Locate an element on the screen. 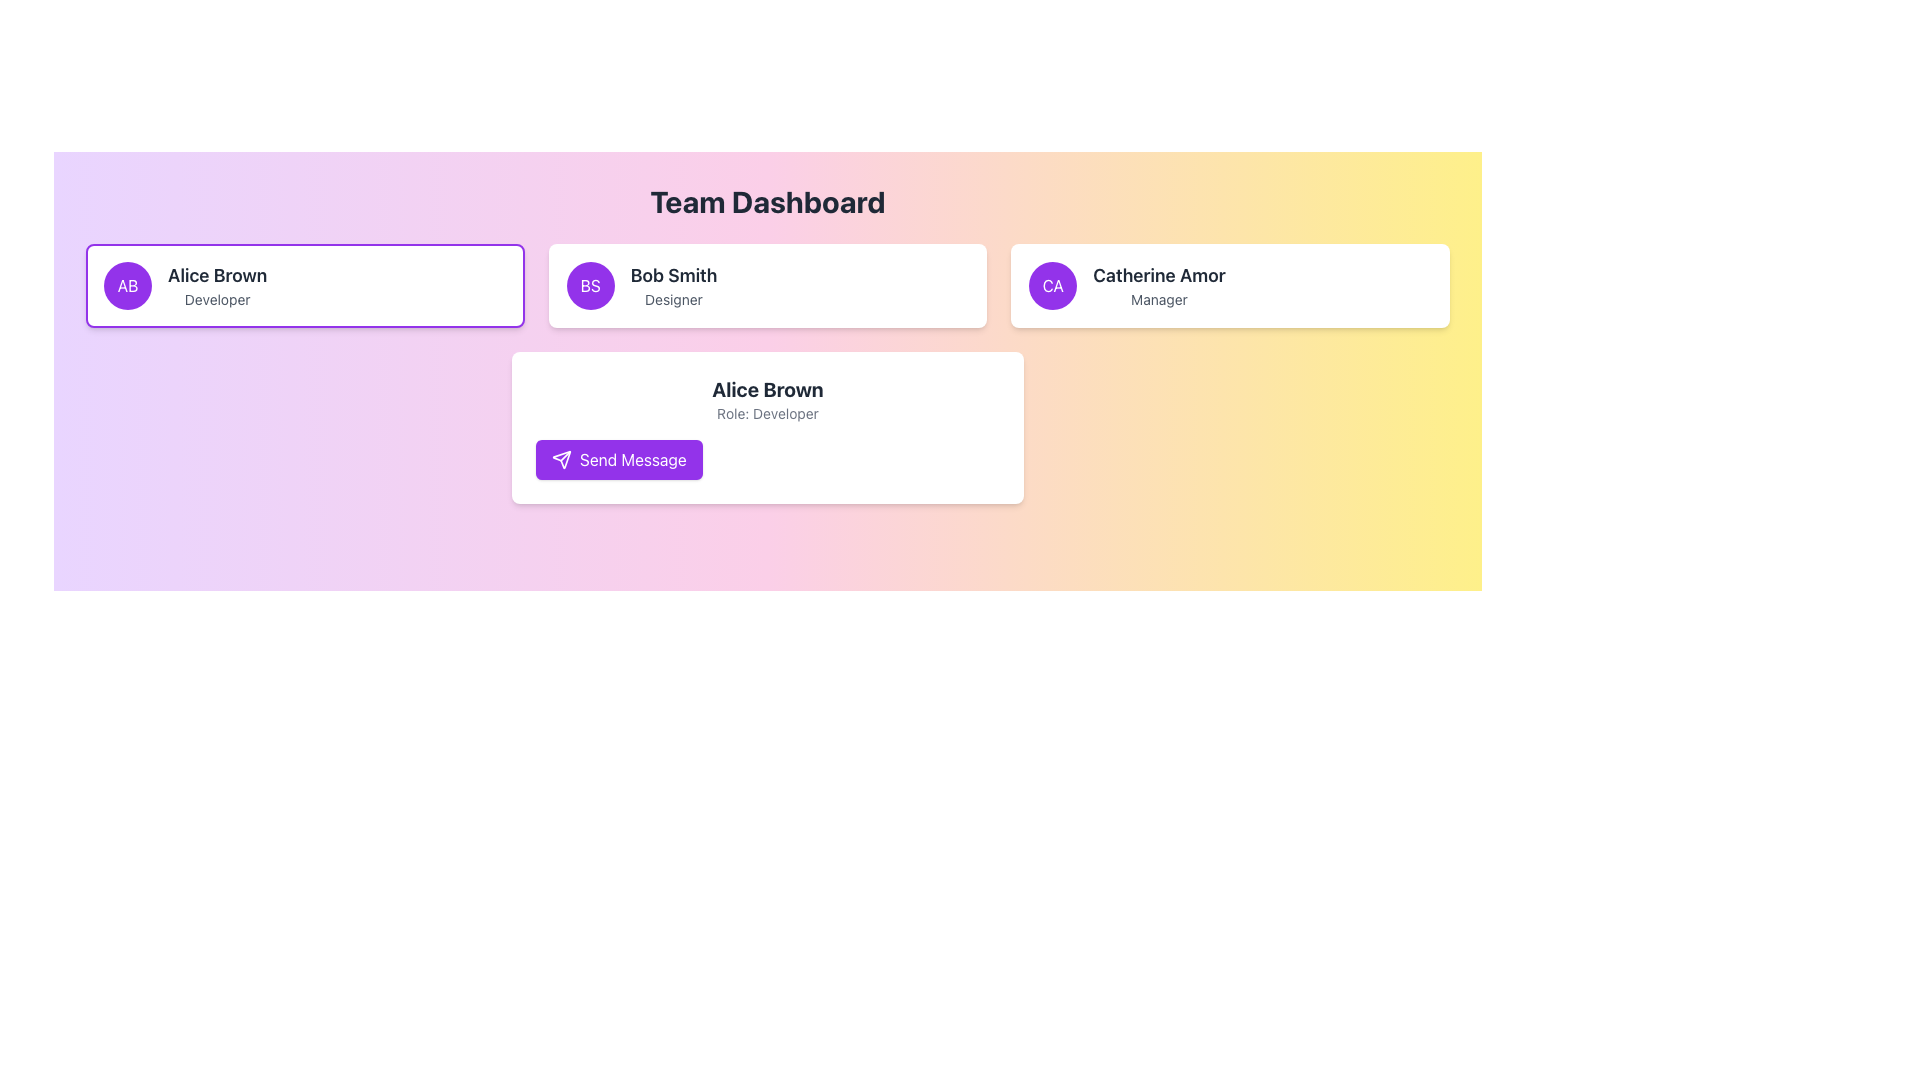 The image size is (1920, 1080). the text node displaying the name 'Bob Smith', which is in bold and dark gray color, located in the top center of the card UI component is located at coordinates (673, 276).